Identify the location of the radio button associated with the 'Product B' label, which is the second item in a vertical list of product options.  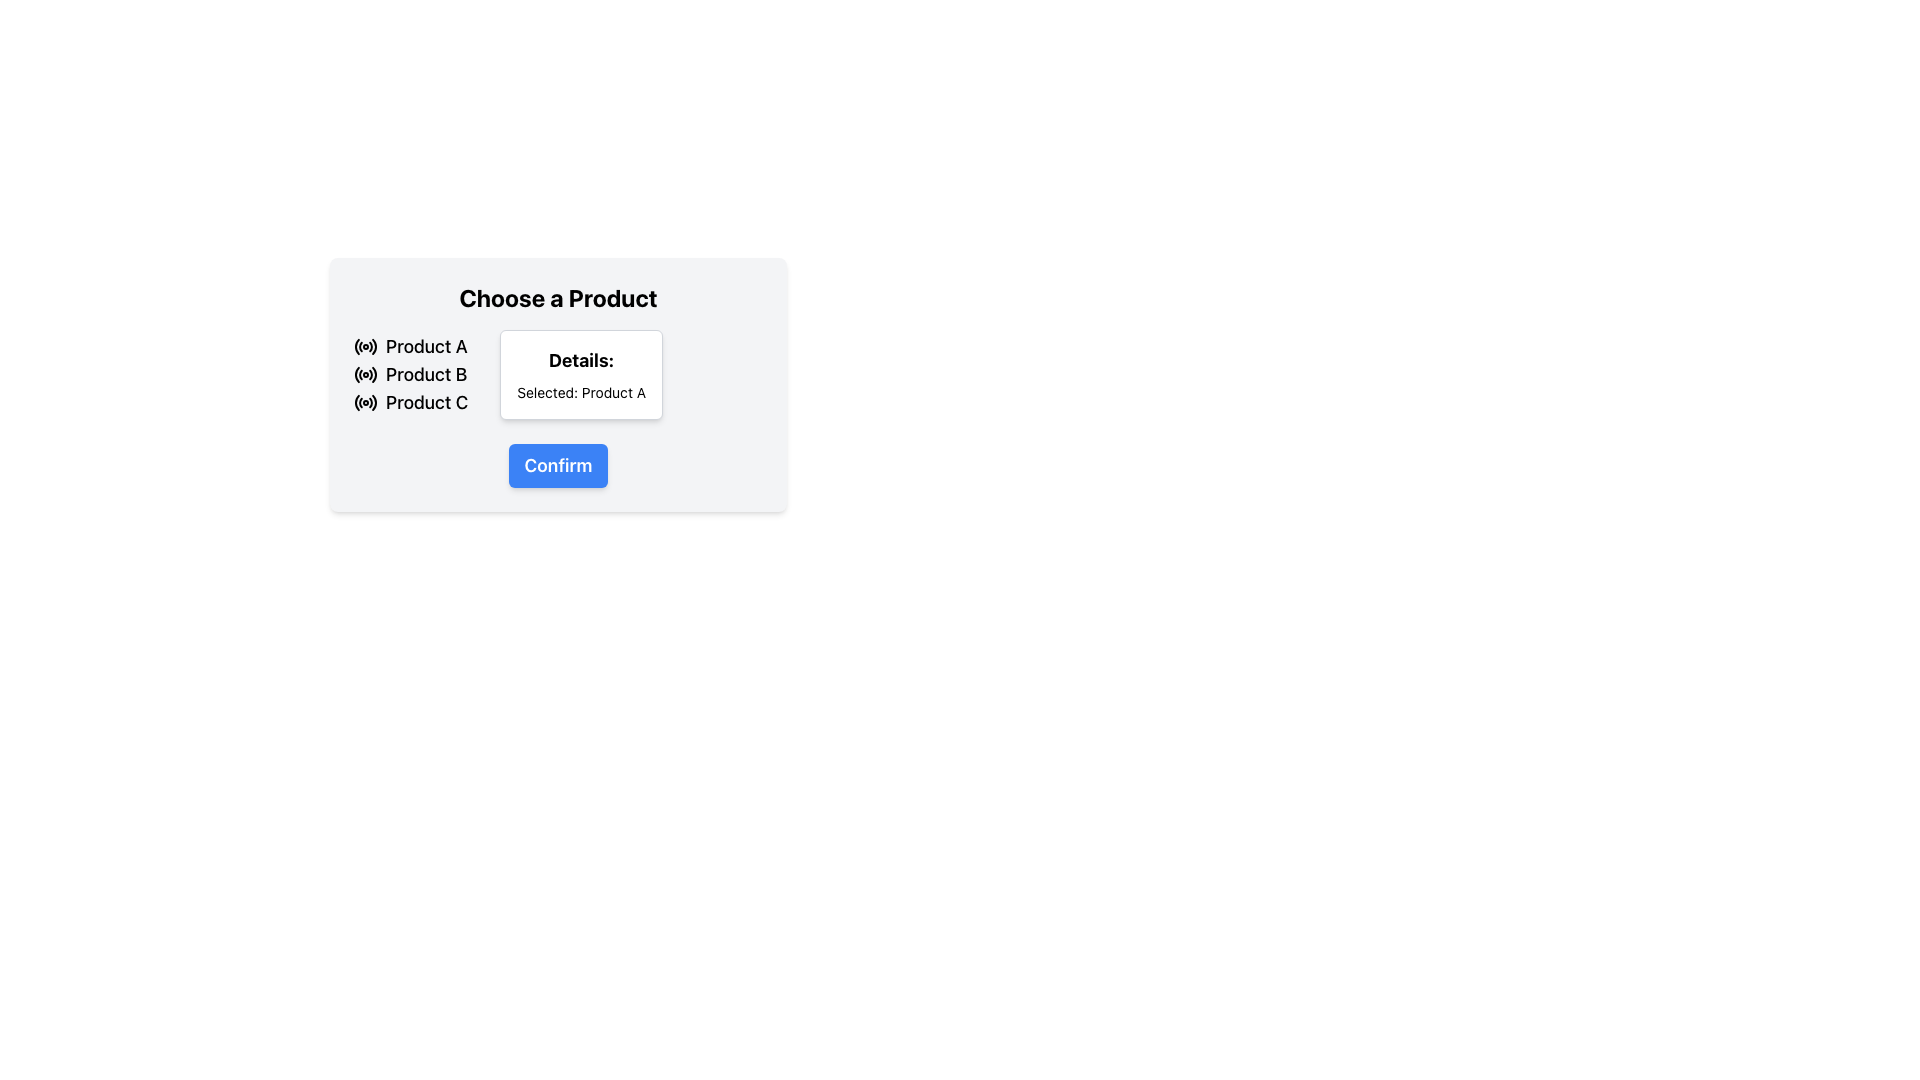
(425, 374).